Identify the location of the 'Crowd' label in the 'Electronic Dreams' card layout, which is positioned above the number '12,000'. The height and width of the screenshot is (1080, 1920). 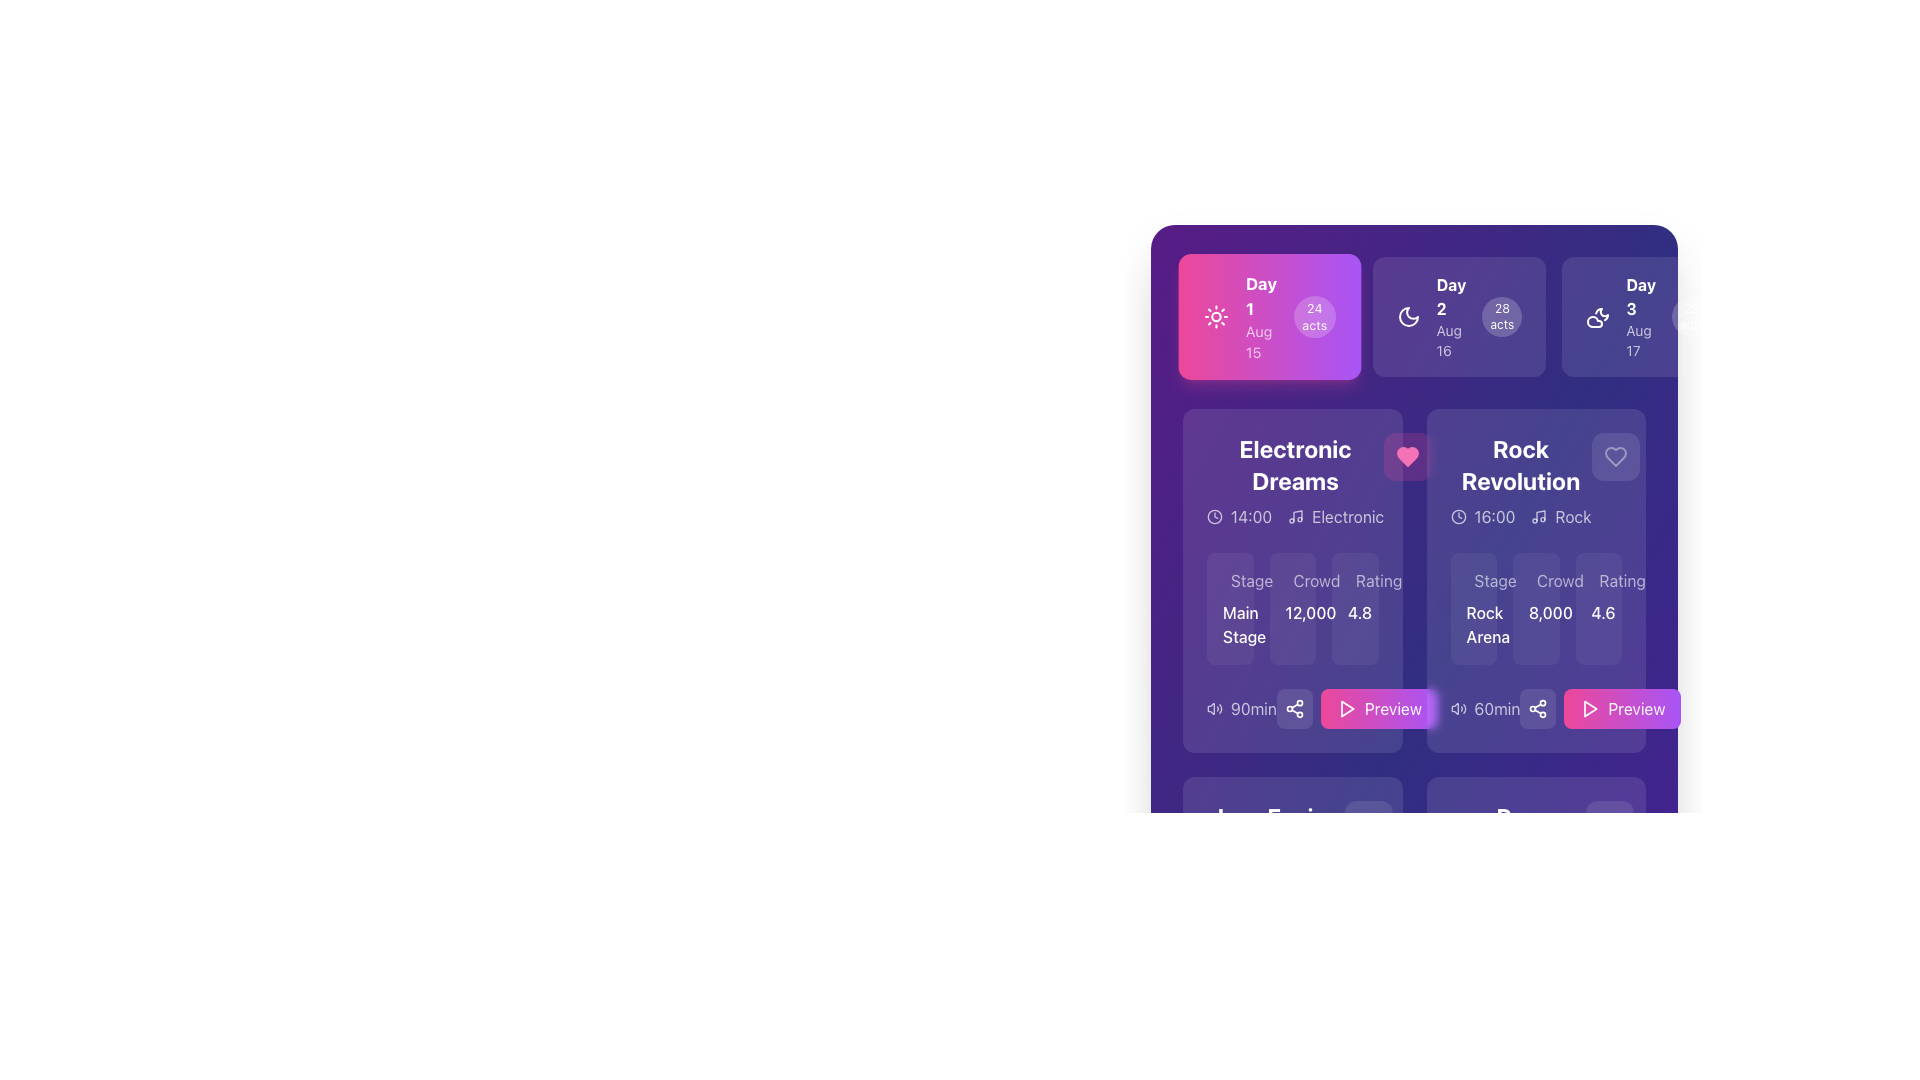
(1292, 581).